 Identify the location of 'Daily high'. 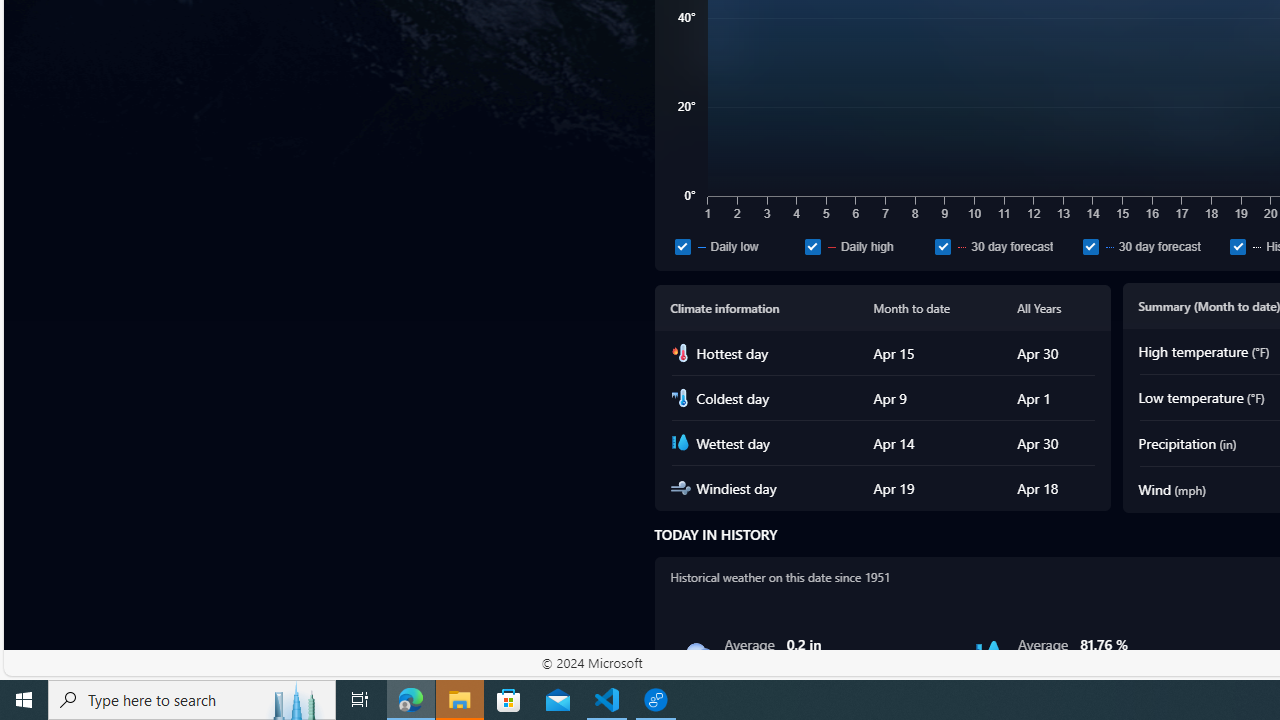
(865, 245).